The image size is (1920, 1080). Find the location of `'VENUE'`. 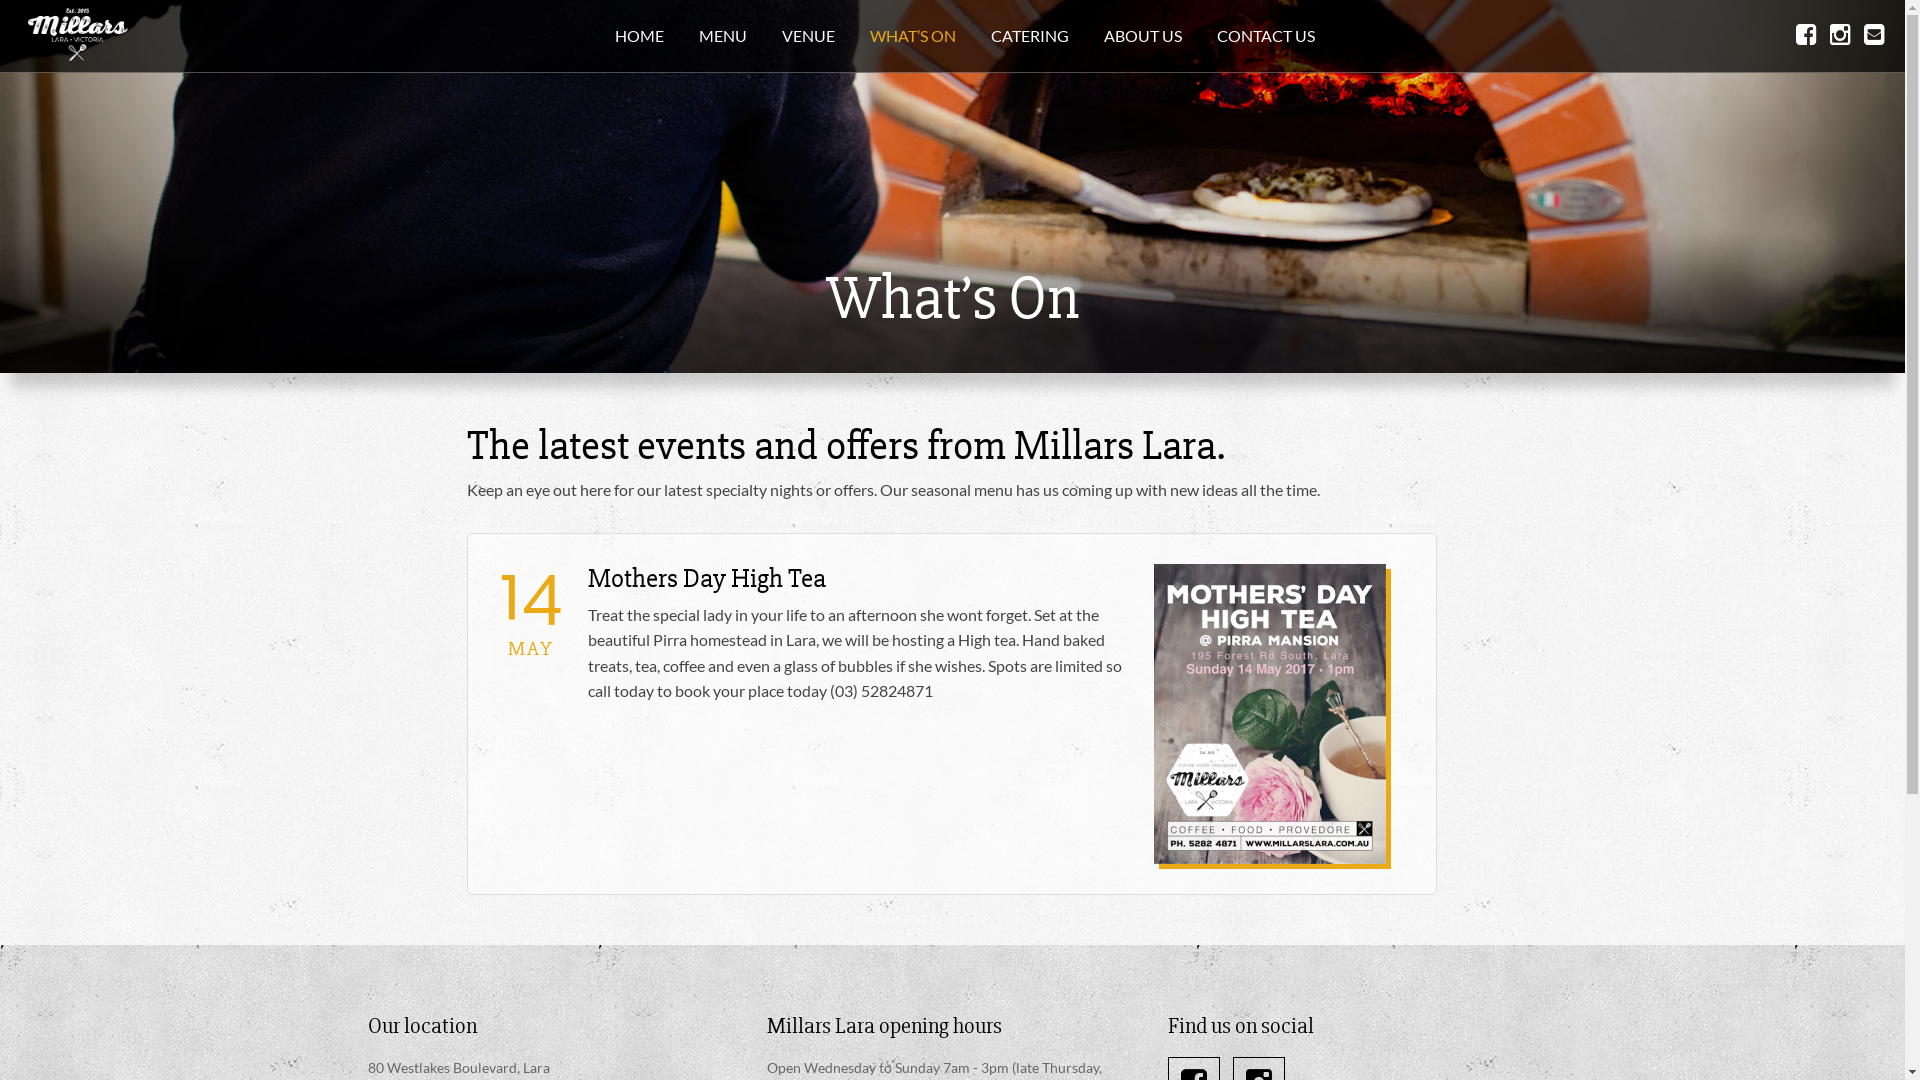

'VENUE' is located at coordinates (808, 35).